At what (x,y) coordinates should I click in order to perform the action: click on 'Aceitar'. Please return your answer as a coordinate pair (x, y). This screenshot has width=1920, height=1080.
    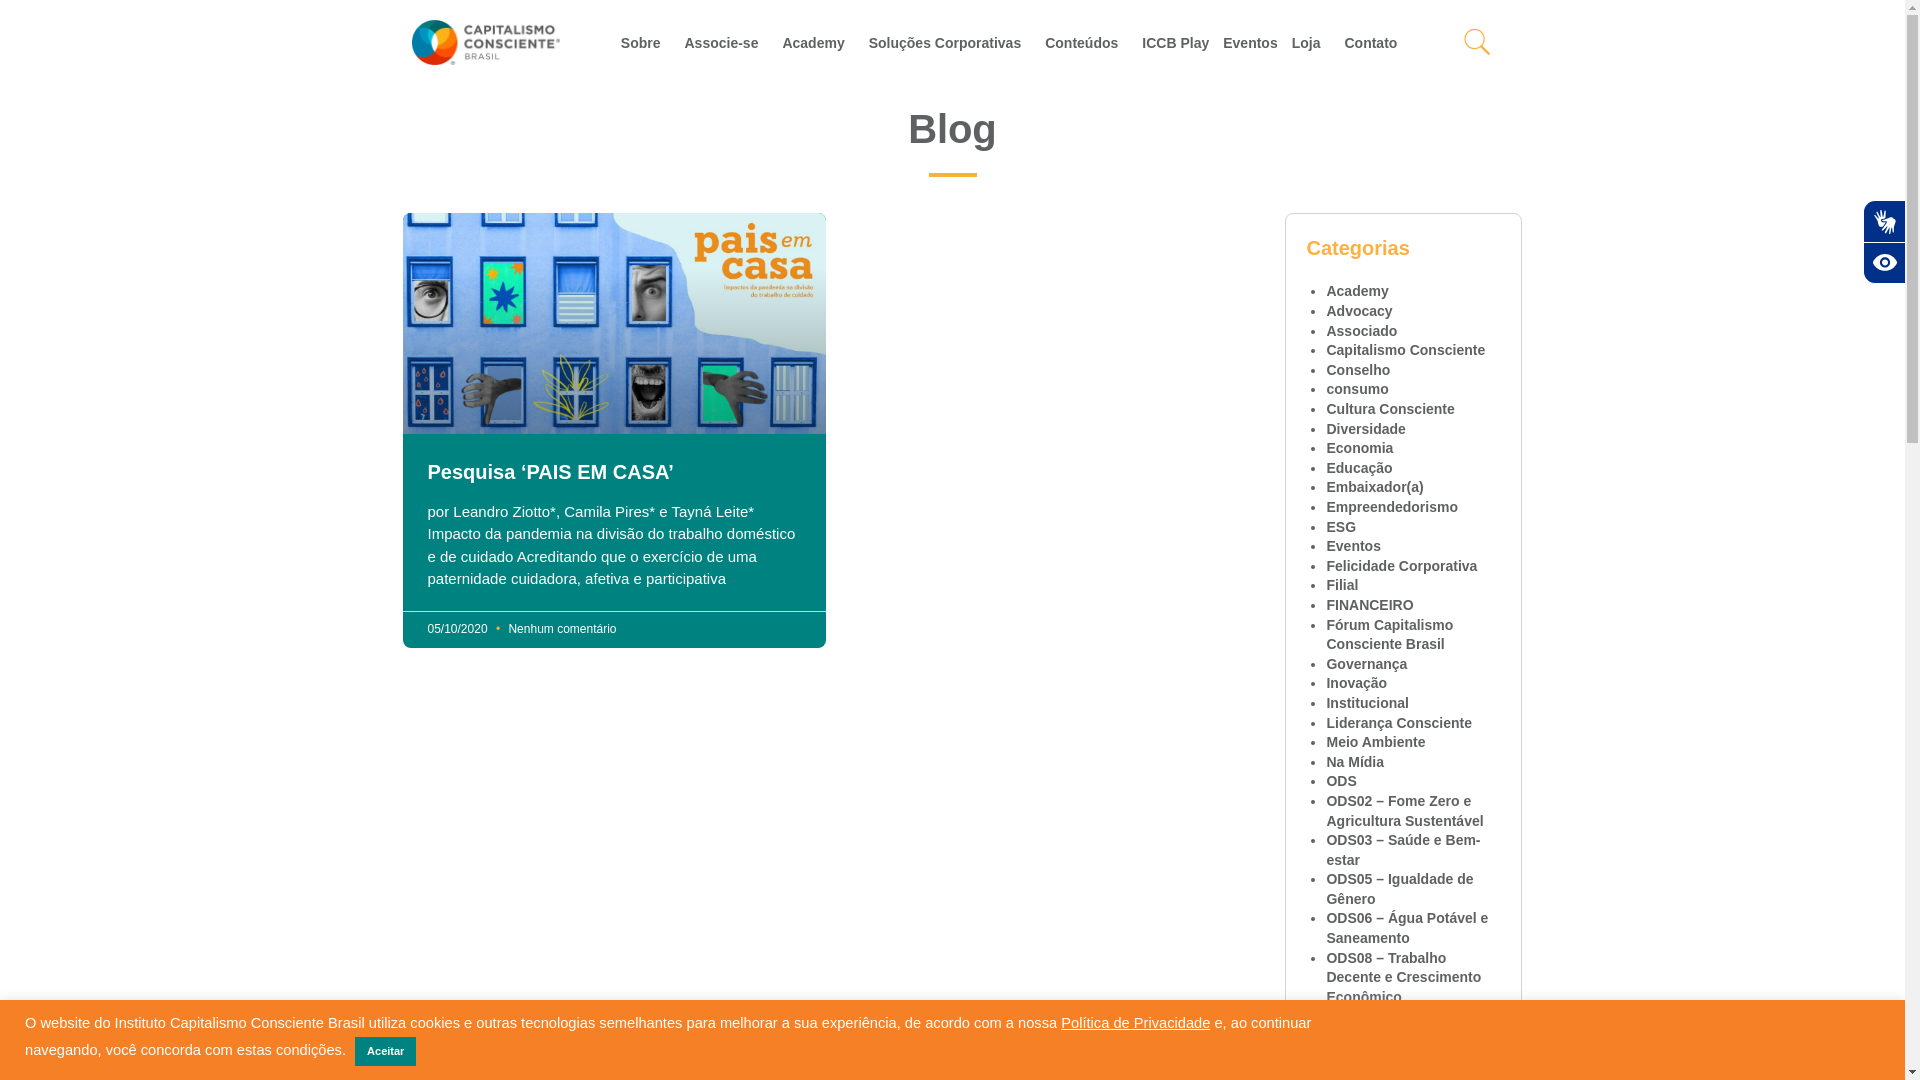
    Looking at the image, I should click on (385, 1050).